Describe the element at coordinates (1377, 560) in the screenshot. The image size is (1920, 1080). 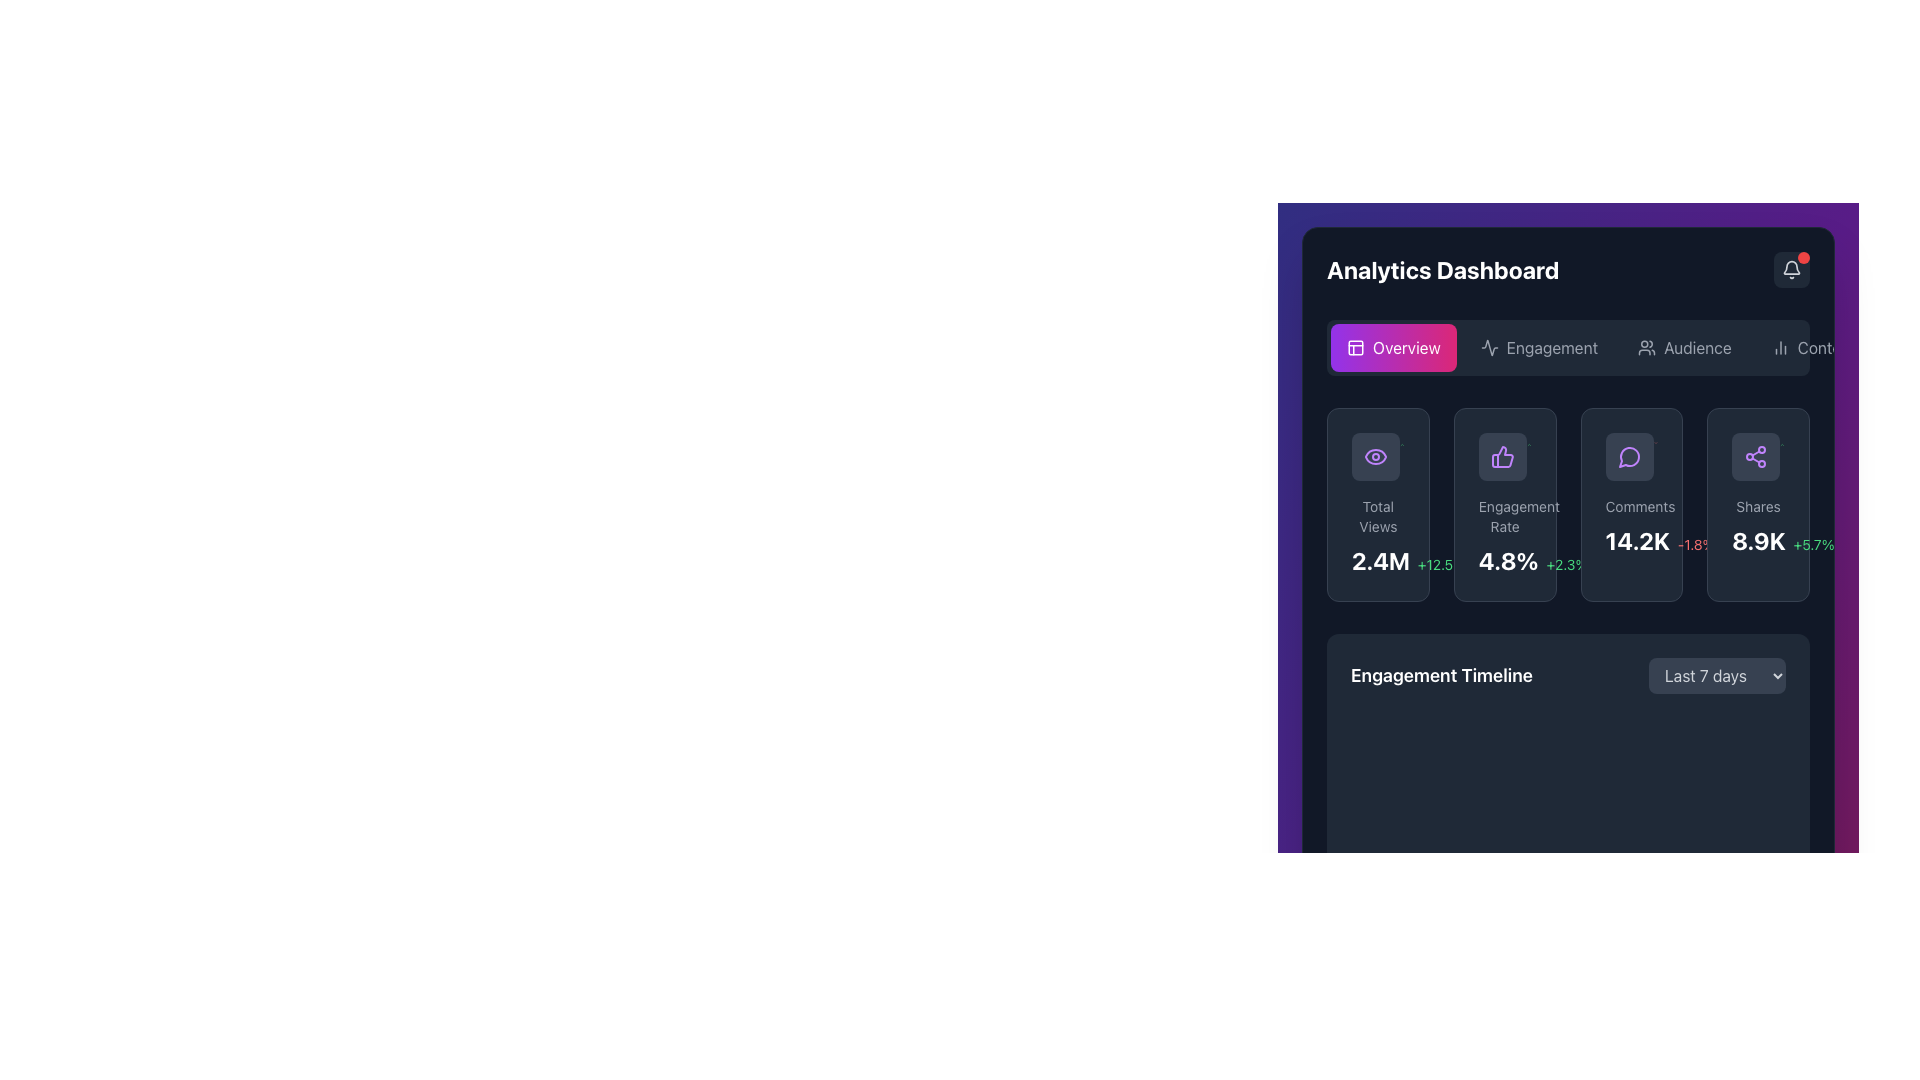
I see `the total views metric display located within the 'Total Views' card in the 'Analytics Dashboard', which presents the total views metric to the user` at that location.